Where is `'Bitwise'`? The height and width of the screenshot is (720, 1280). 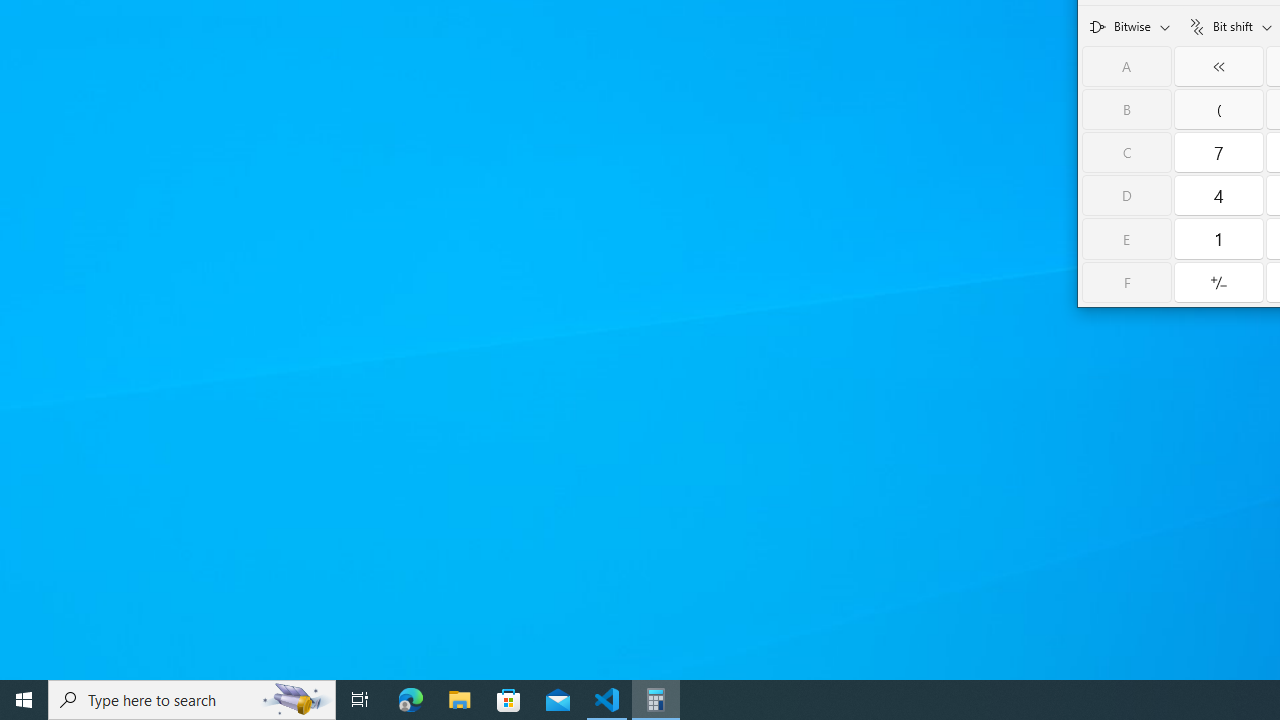 'Bitwise' is located at coordinates (1130, 25).